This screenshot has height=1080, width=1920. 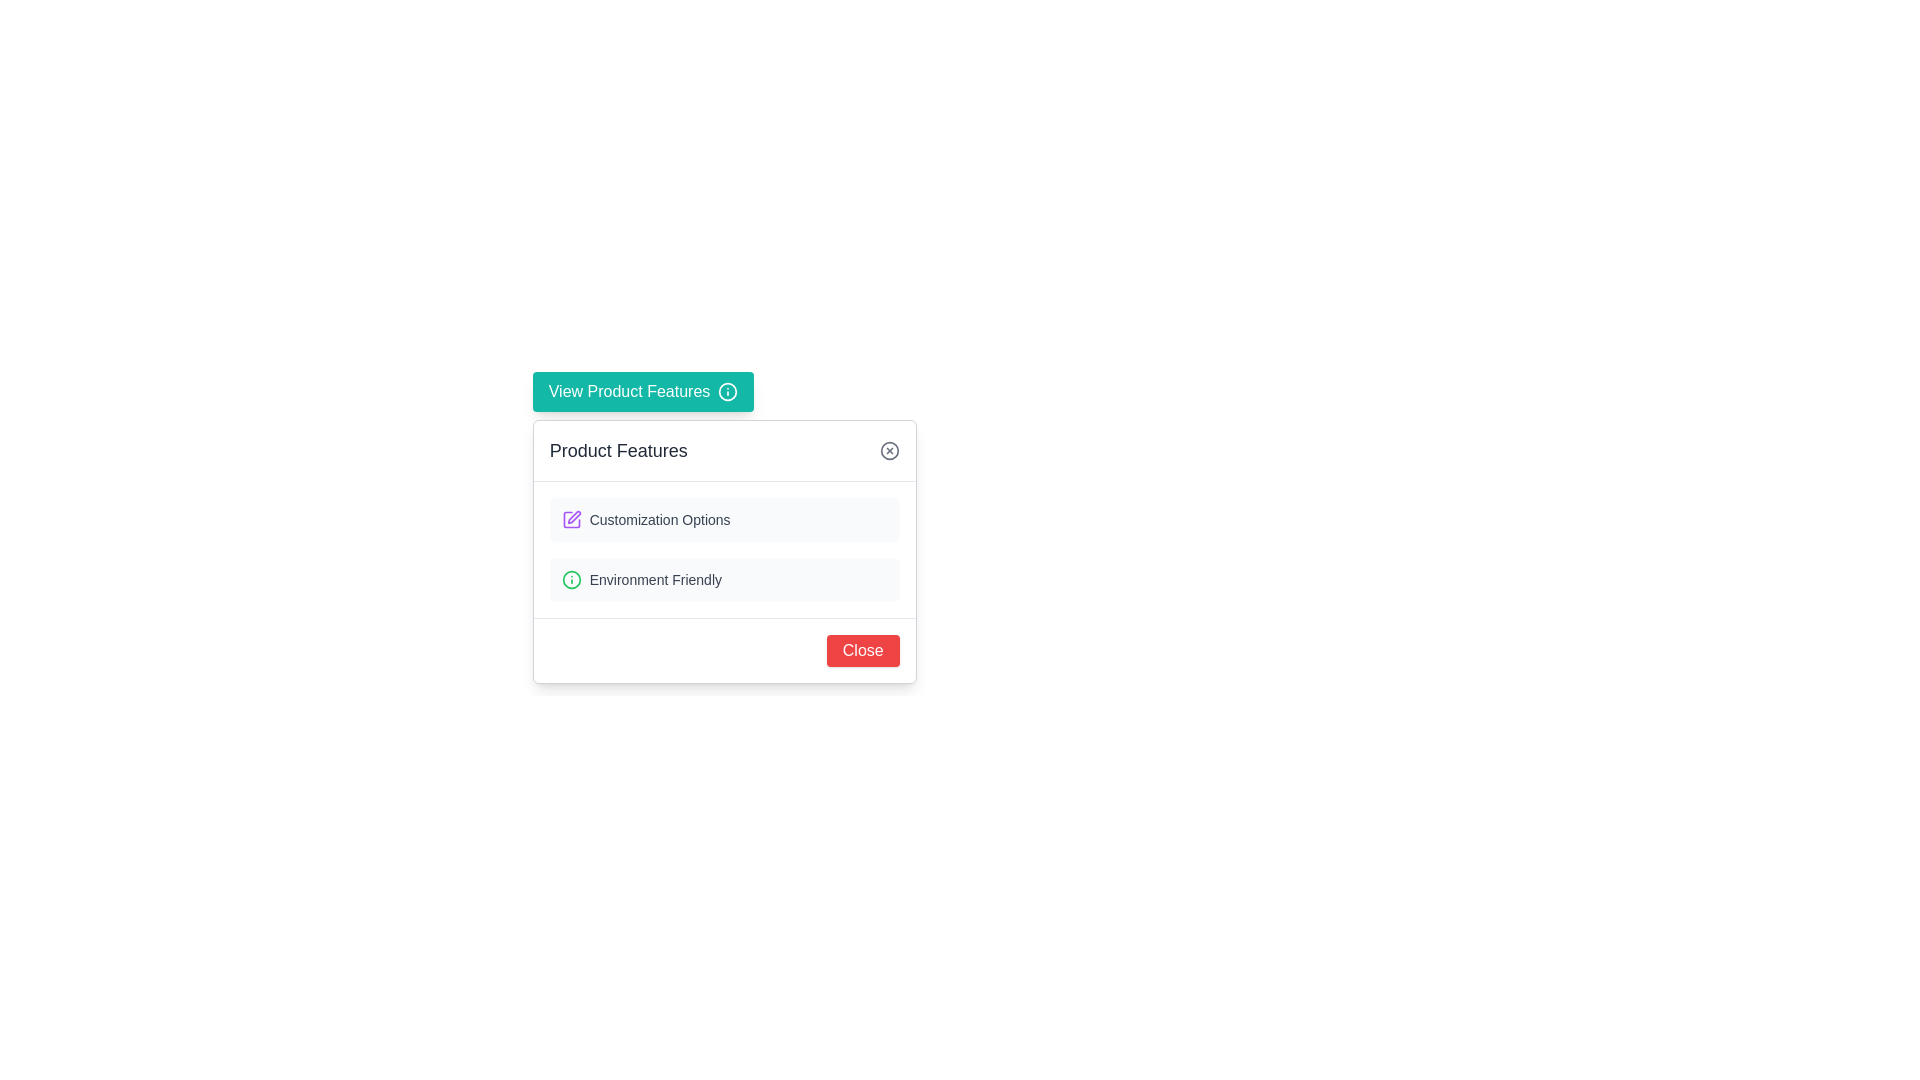 What do you see at coordinates (863, 651) in the screenshot?
I see `the close button in the bottom-right corner of the 'Product Features' panel to observe its hover effects` at bounding box center [863, 651].